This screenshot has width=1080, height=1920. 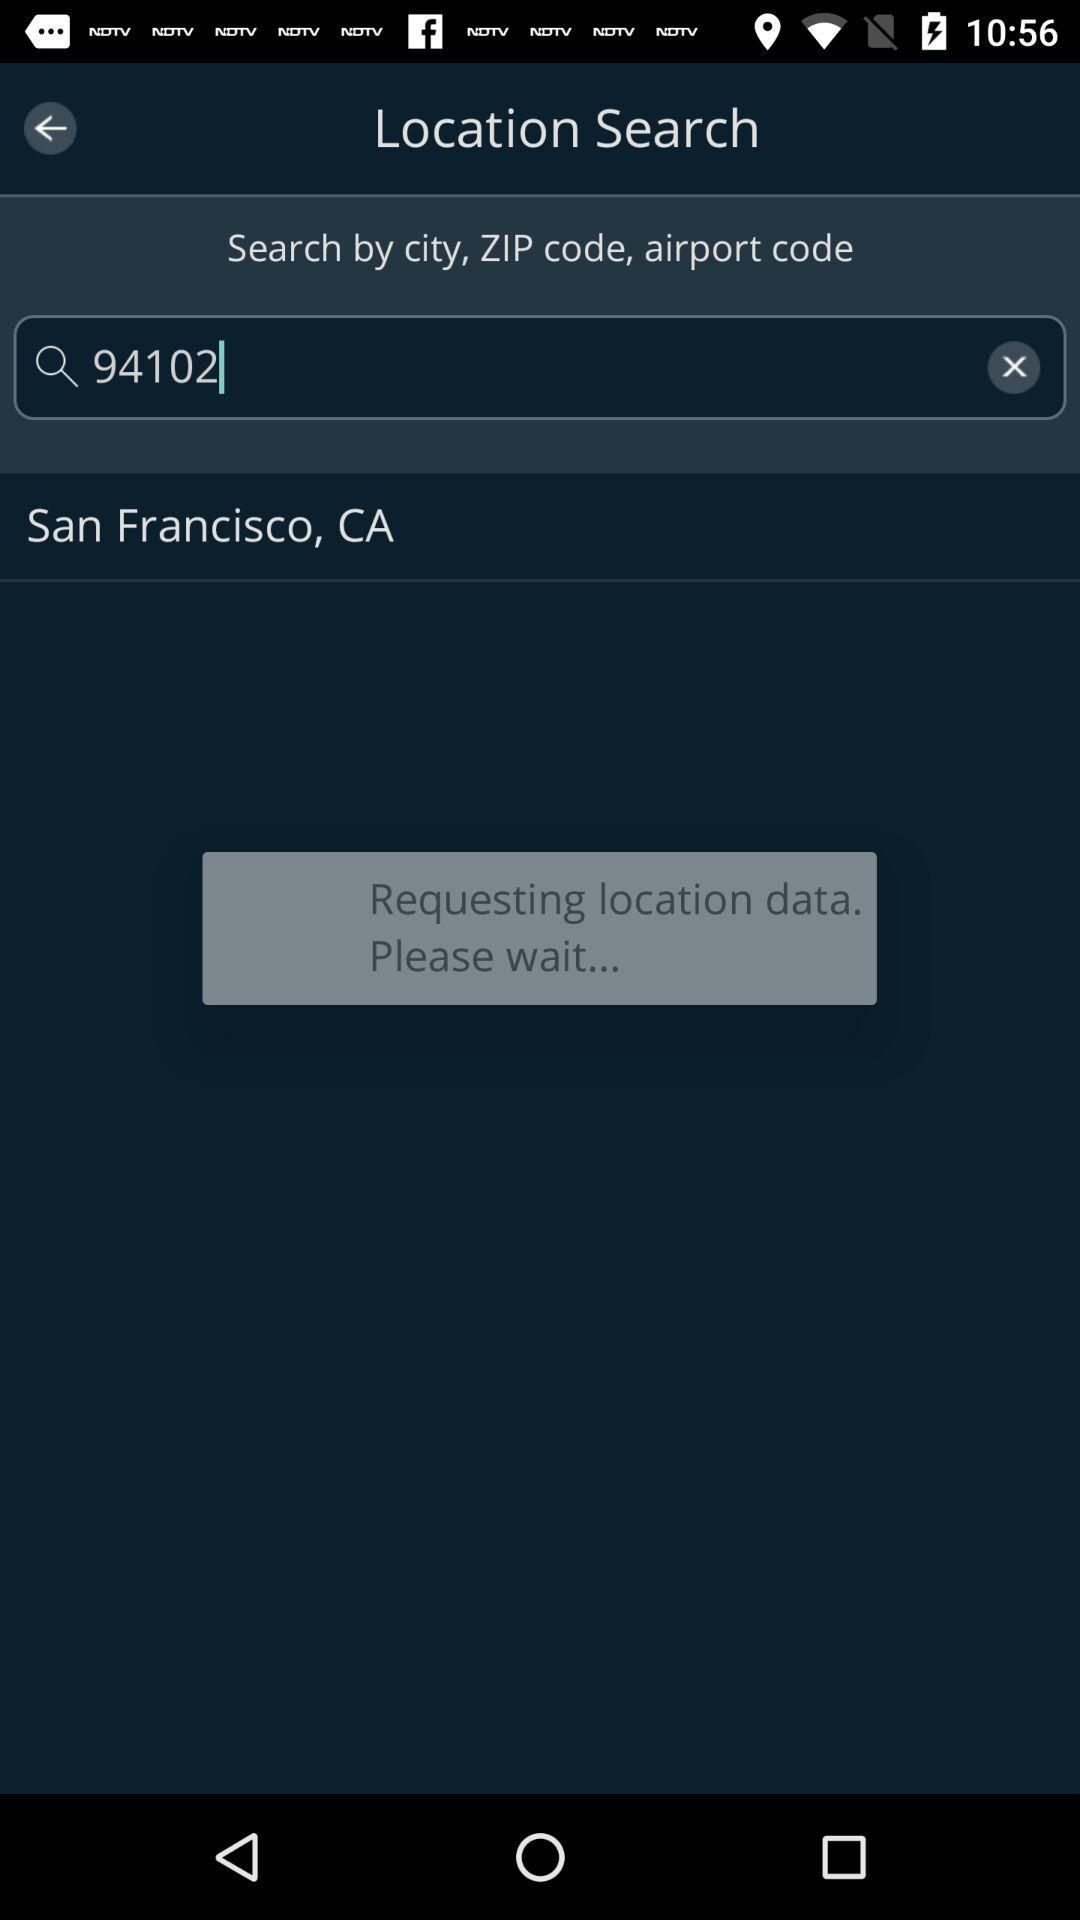 I want to click on the close icon, so click(x=1014, y=367).